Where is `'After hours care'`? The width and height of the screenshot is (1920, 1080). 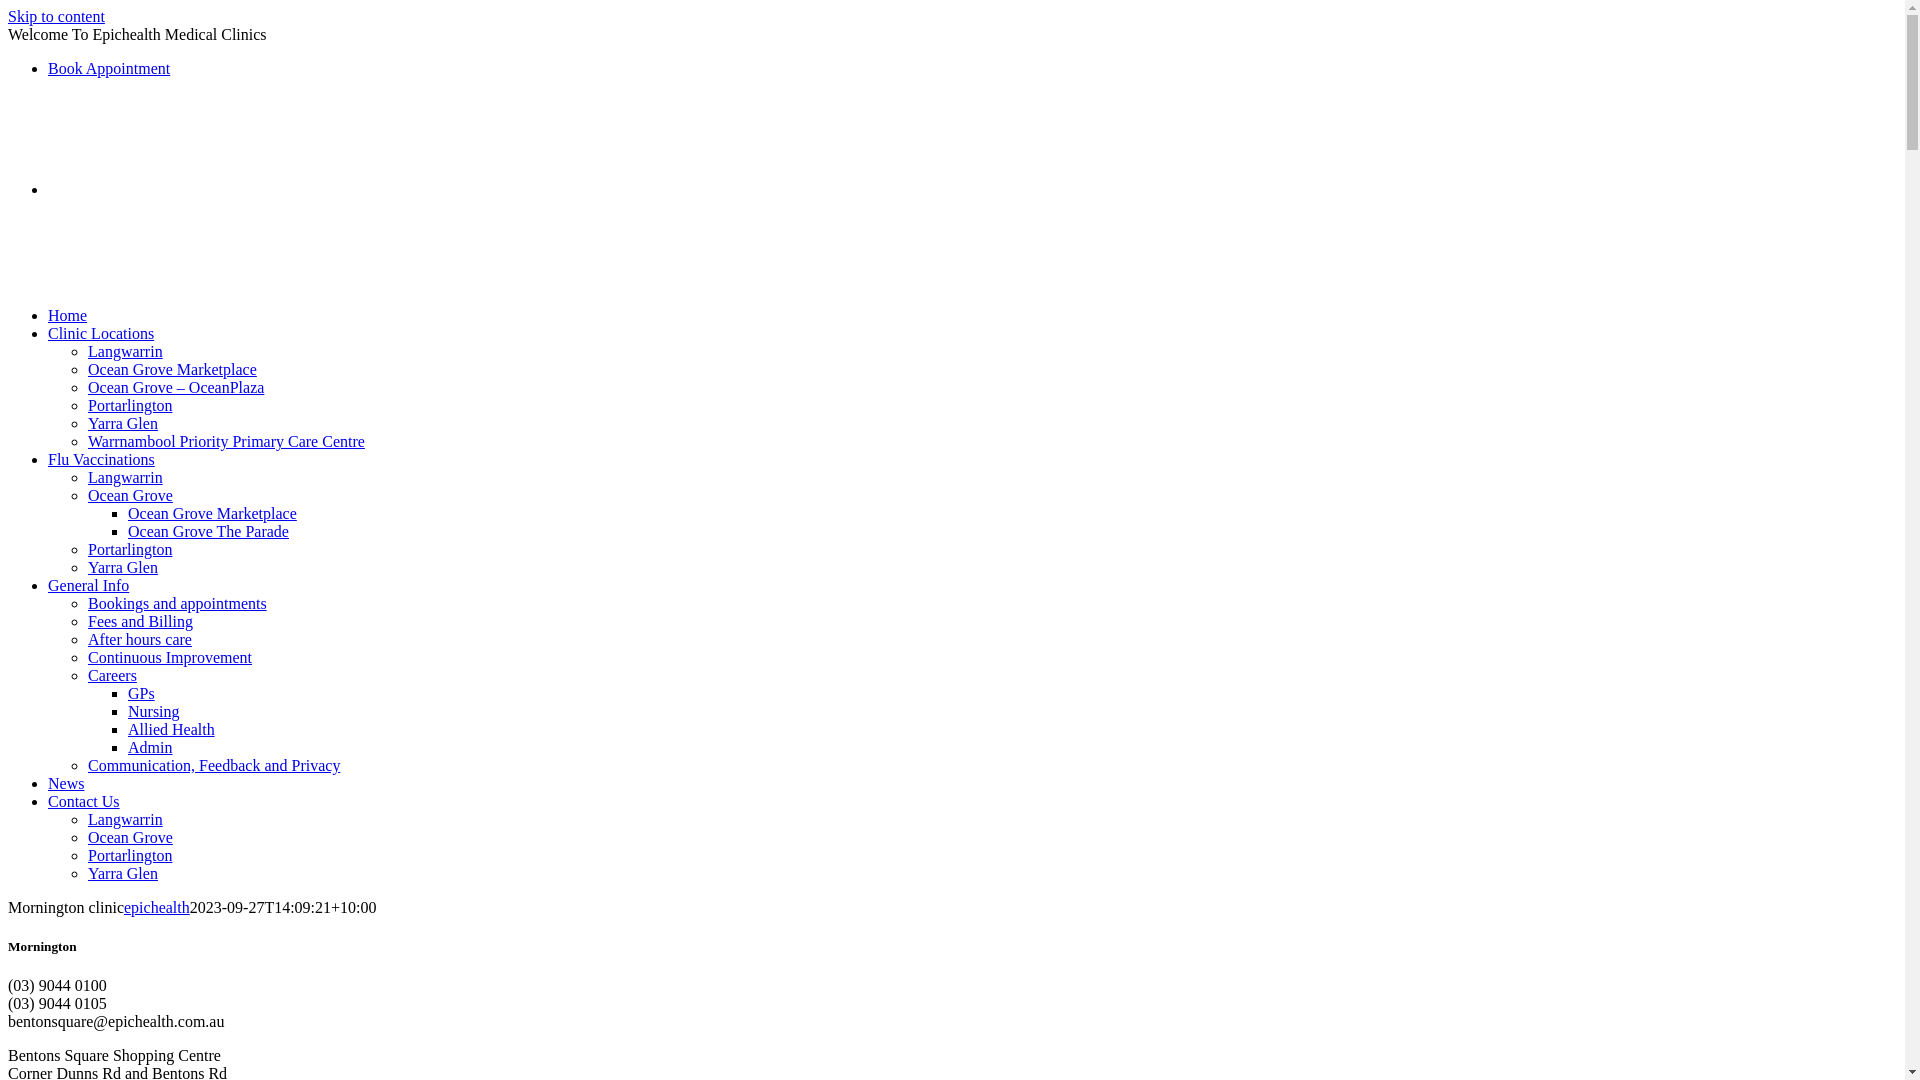
'After hours care' is located at coordinates (138, 639).